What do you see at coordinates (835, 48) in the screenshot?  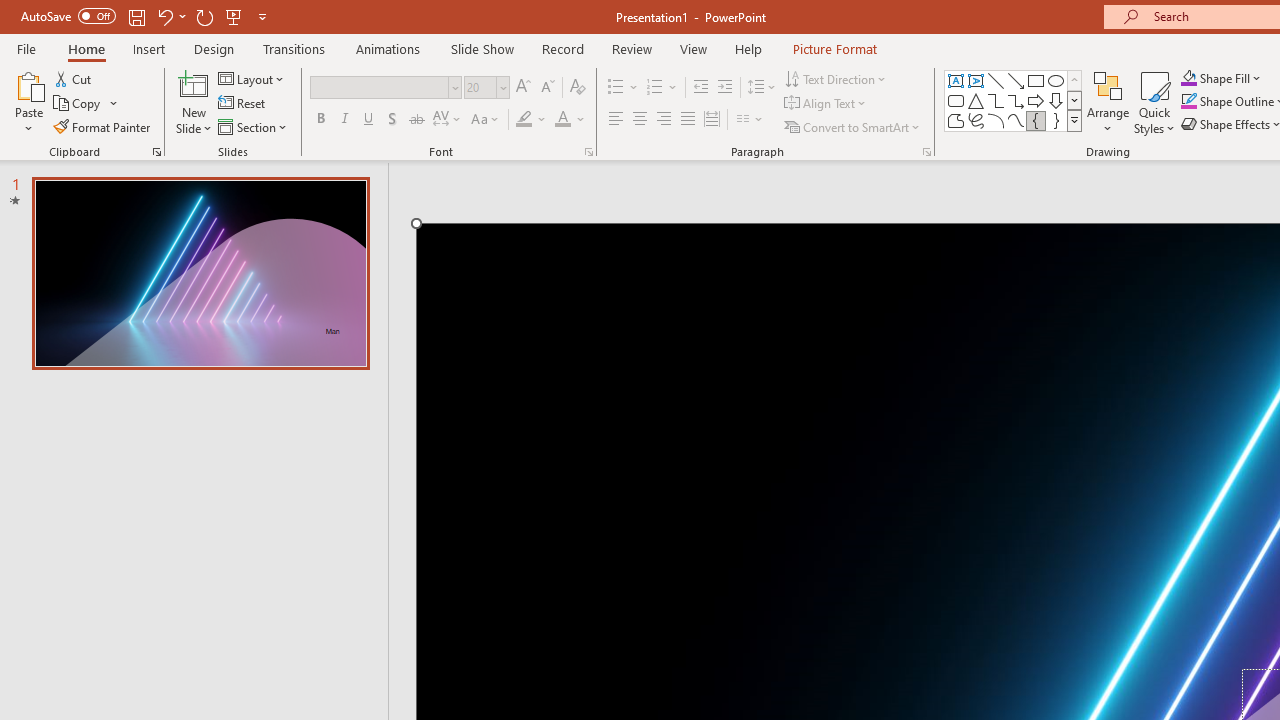 I see `'Picture Format'` at bounding box center [835, 48].